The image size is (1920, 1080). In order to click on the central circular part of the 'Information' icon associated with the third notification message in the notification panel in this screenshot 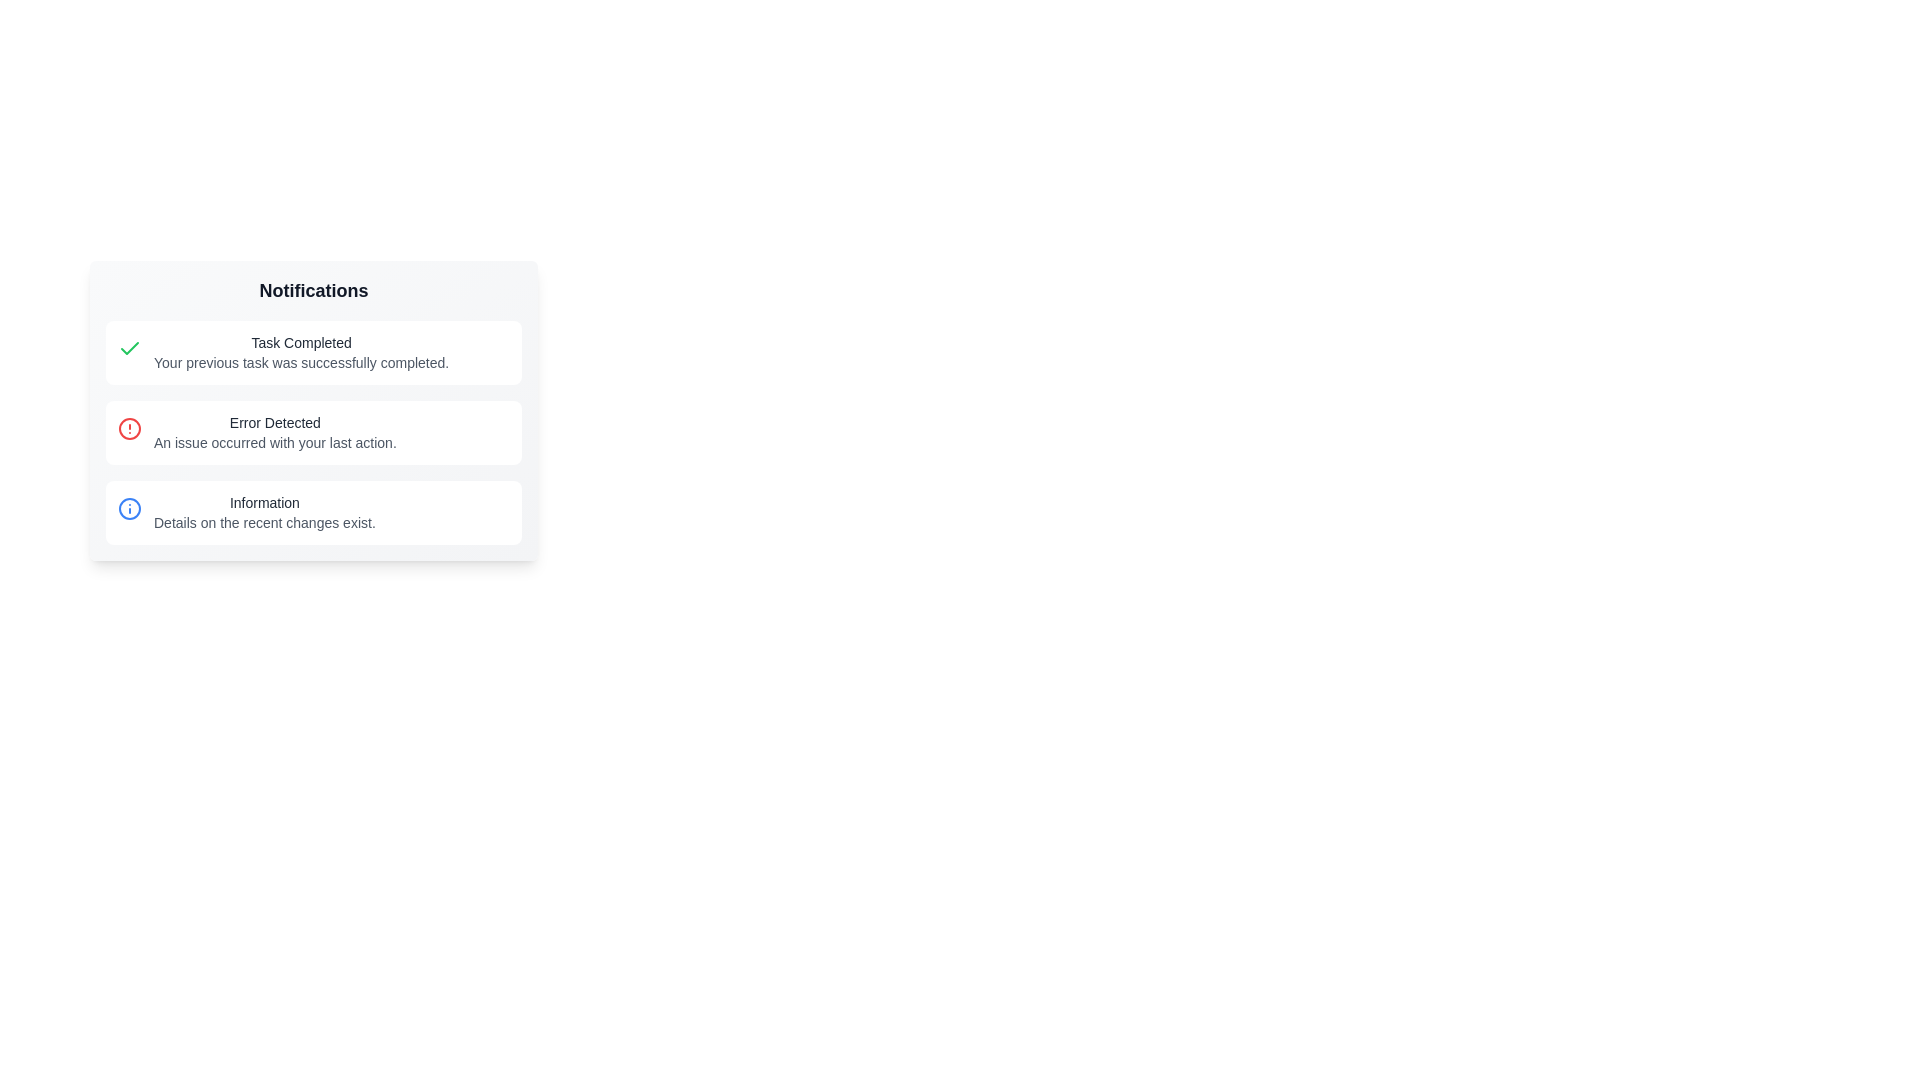, I will do `click(128, 508)`.